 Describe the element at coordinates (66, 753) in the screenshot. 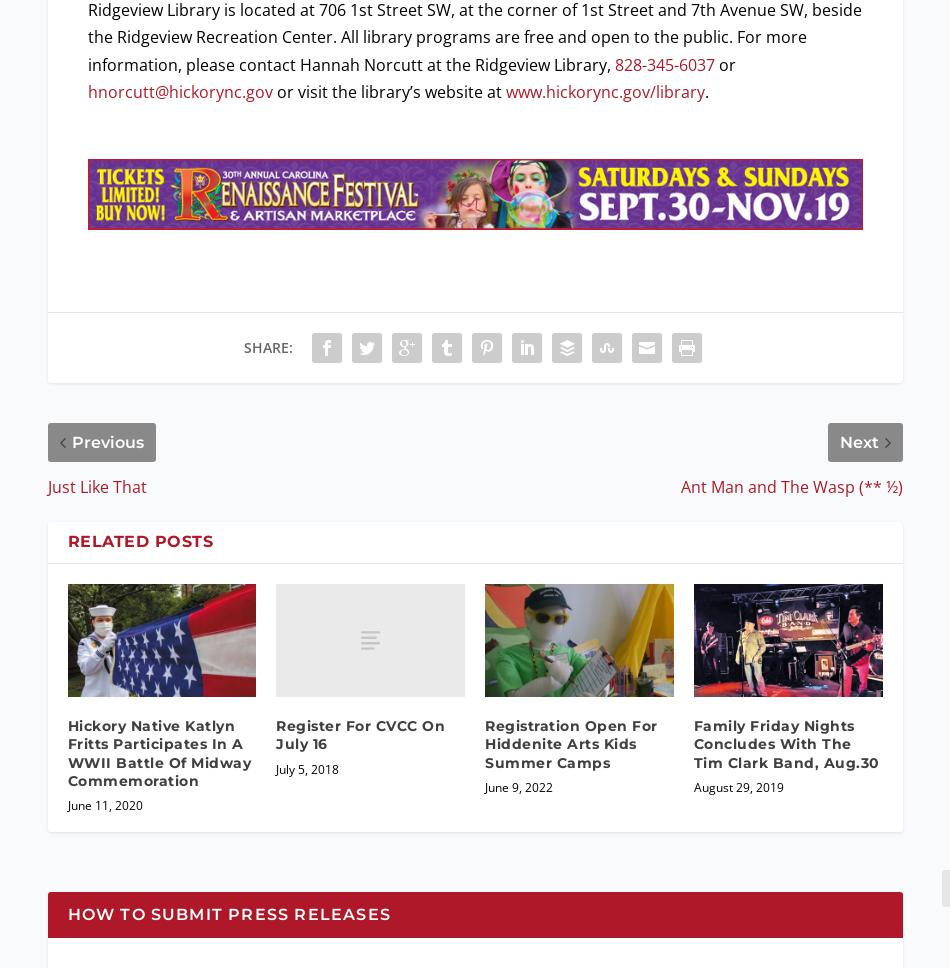

I see `'Hickory Native Katlyn Fritts Participates In A WWII Battle Of  Midway Commemoration'` at that location.